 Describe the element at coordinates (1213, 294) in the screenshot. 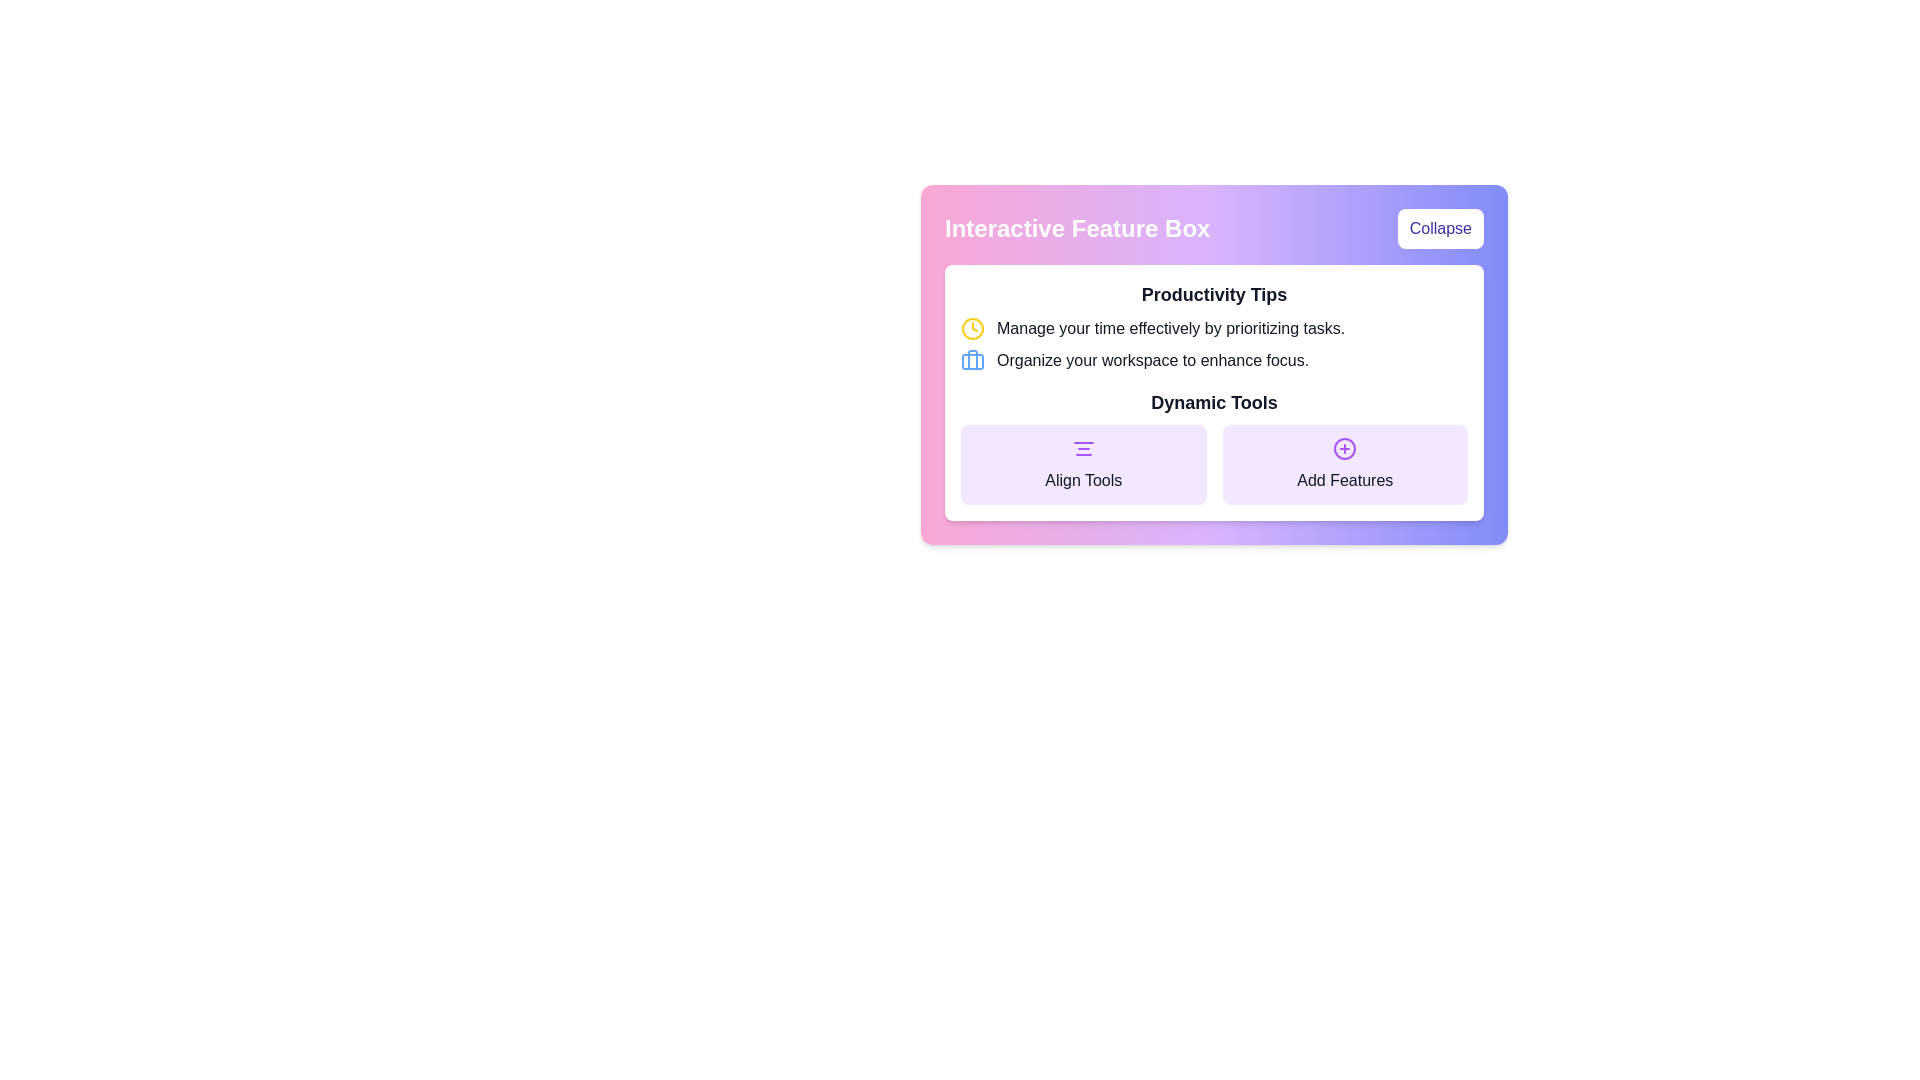

I see `the Text header that introduces productivity tips, located centrally above the text 'Manage your time effectively by prioritizing tasks.'` at that location.